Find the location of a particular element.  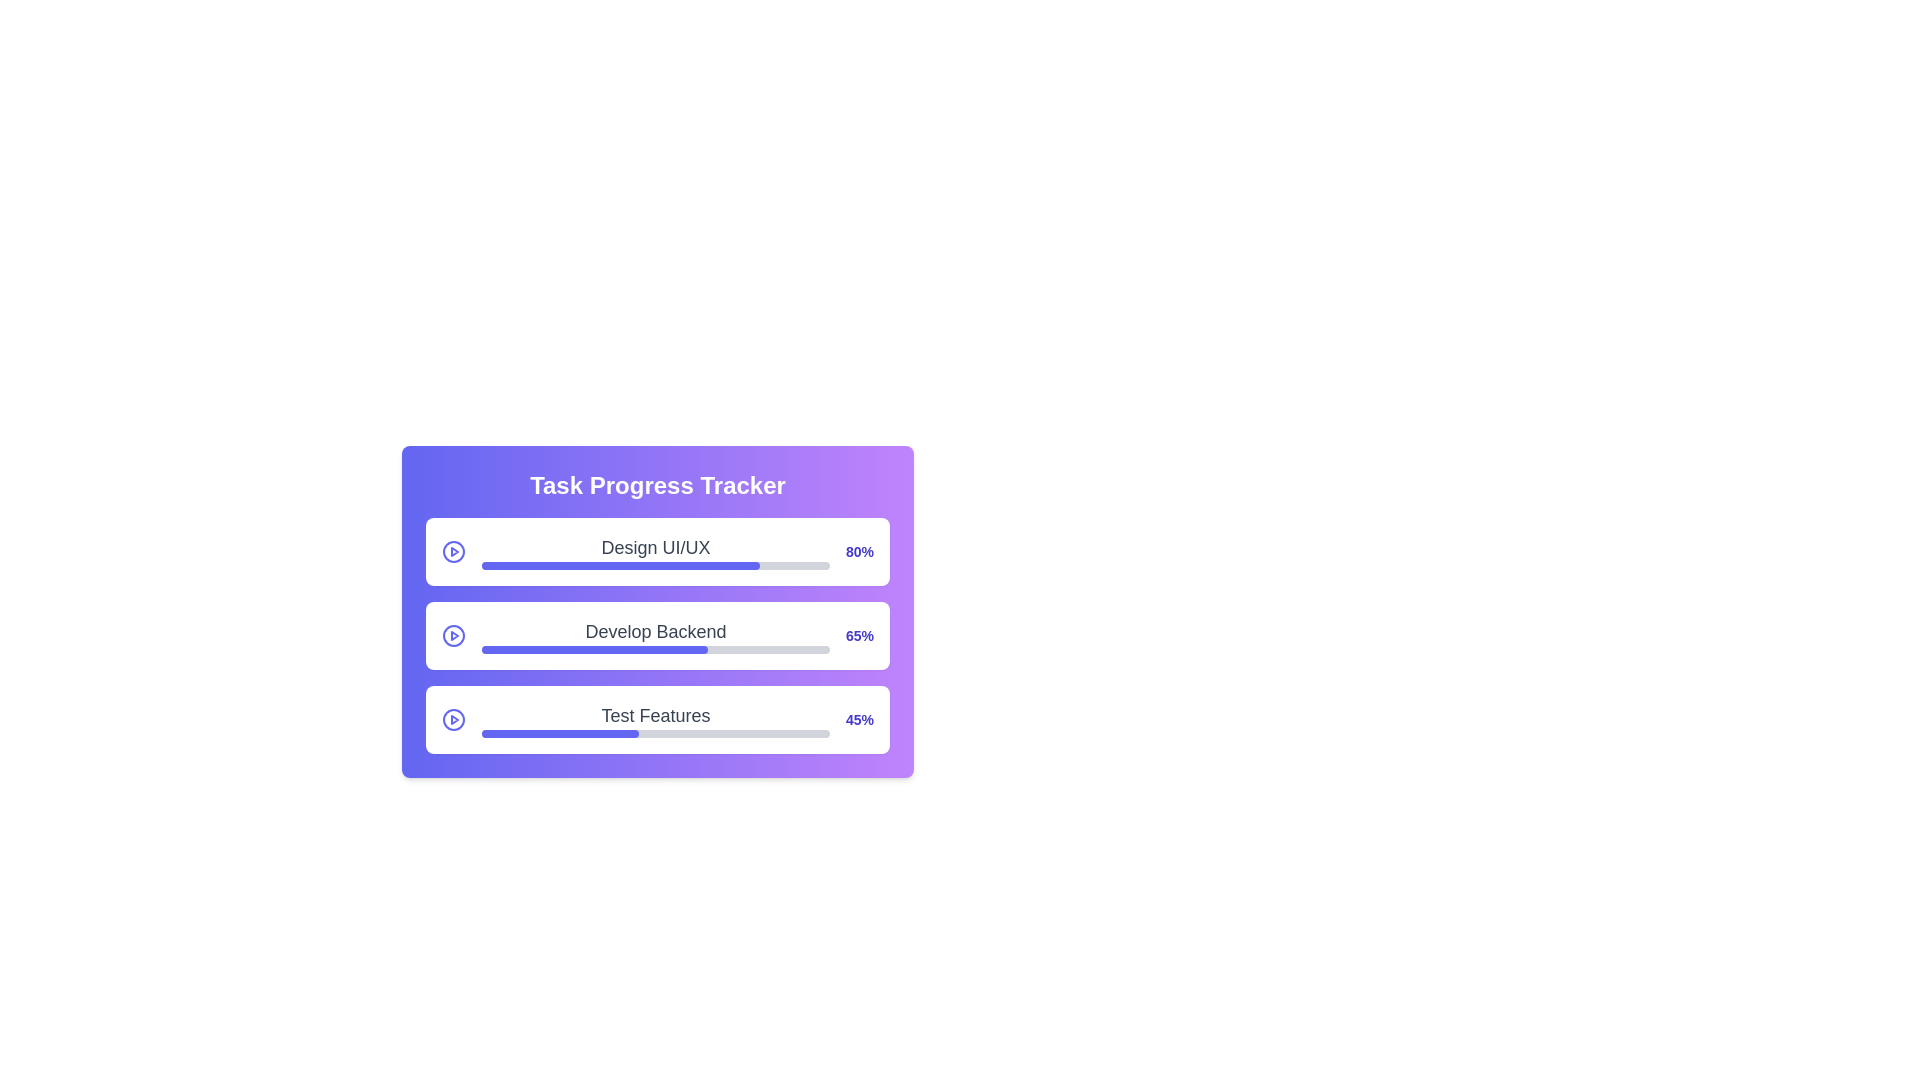

the button located to the left of the 'Develop Backend' task bar to initiate or view the associated task action is located at coordinates (453, 636).